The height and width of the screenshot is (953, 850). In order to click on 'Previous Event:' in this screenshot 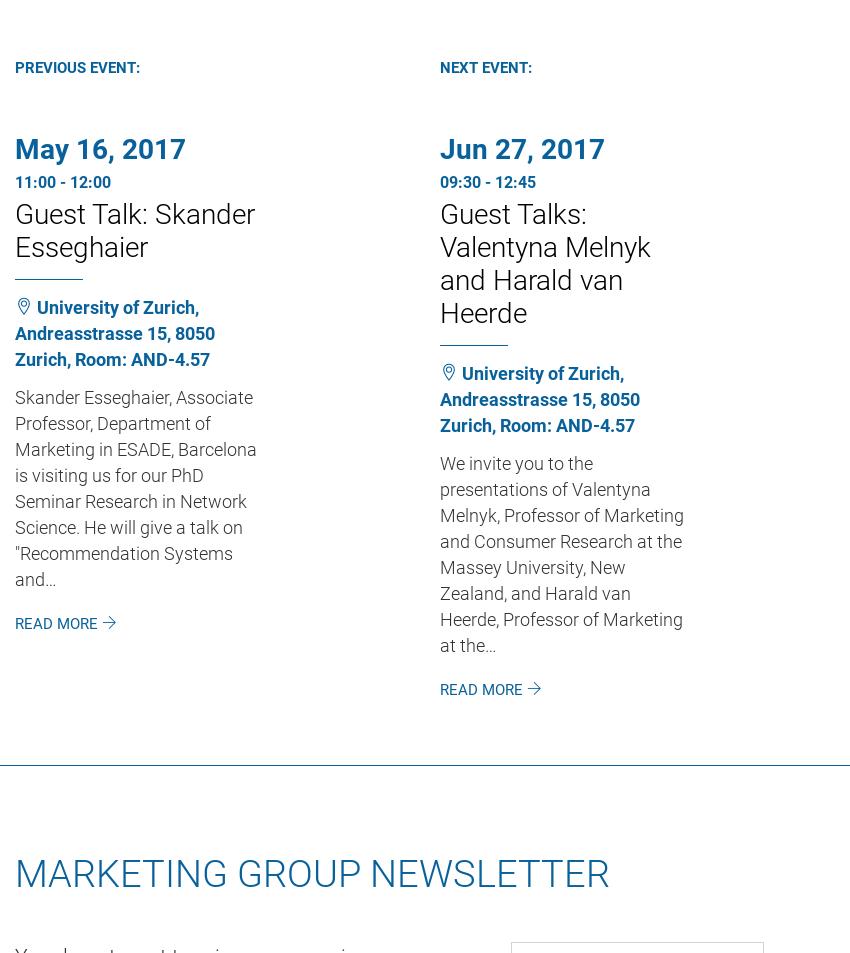, I will do `click(77, 65)`.